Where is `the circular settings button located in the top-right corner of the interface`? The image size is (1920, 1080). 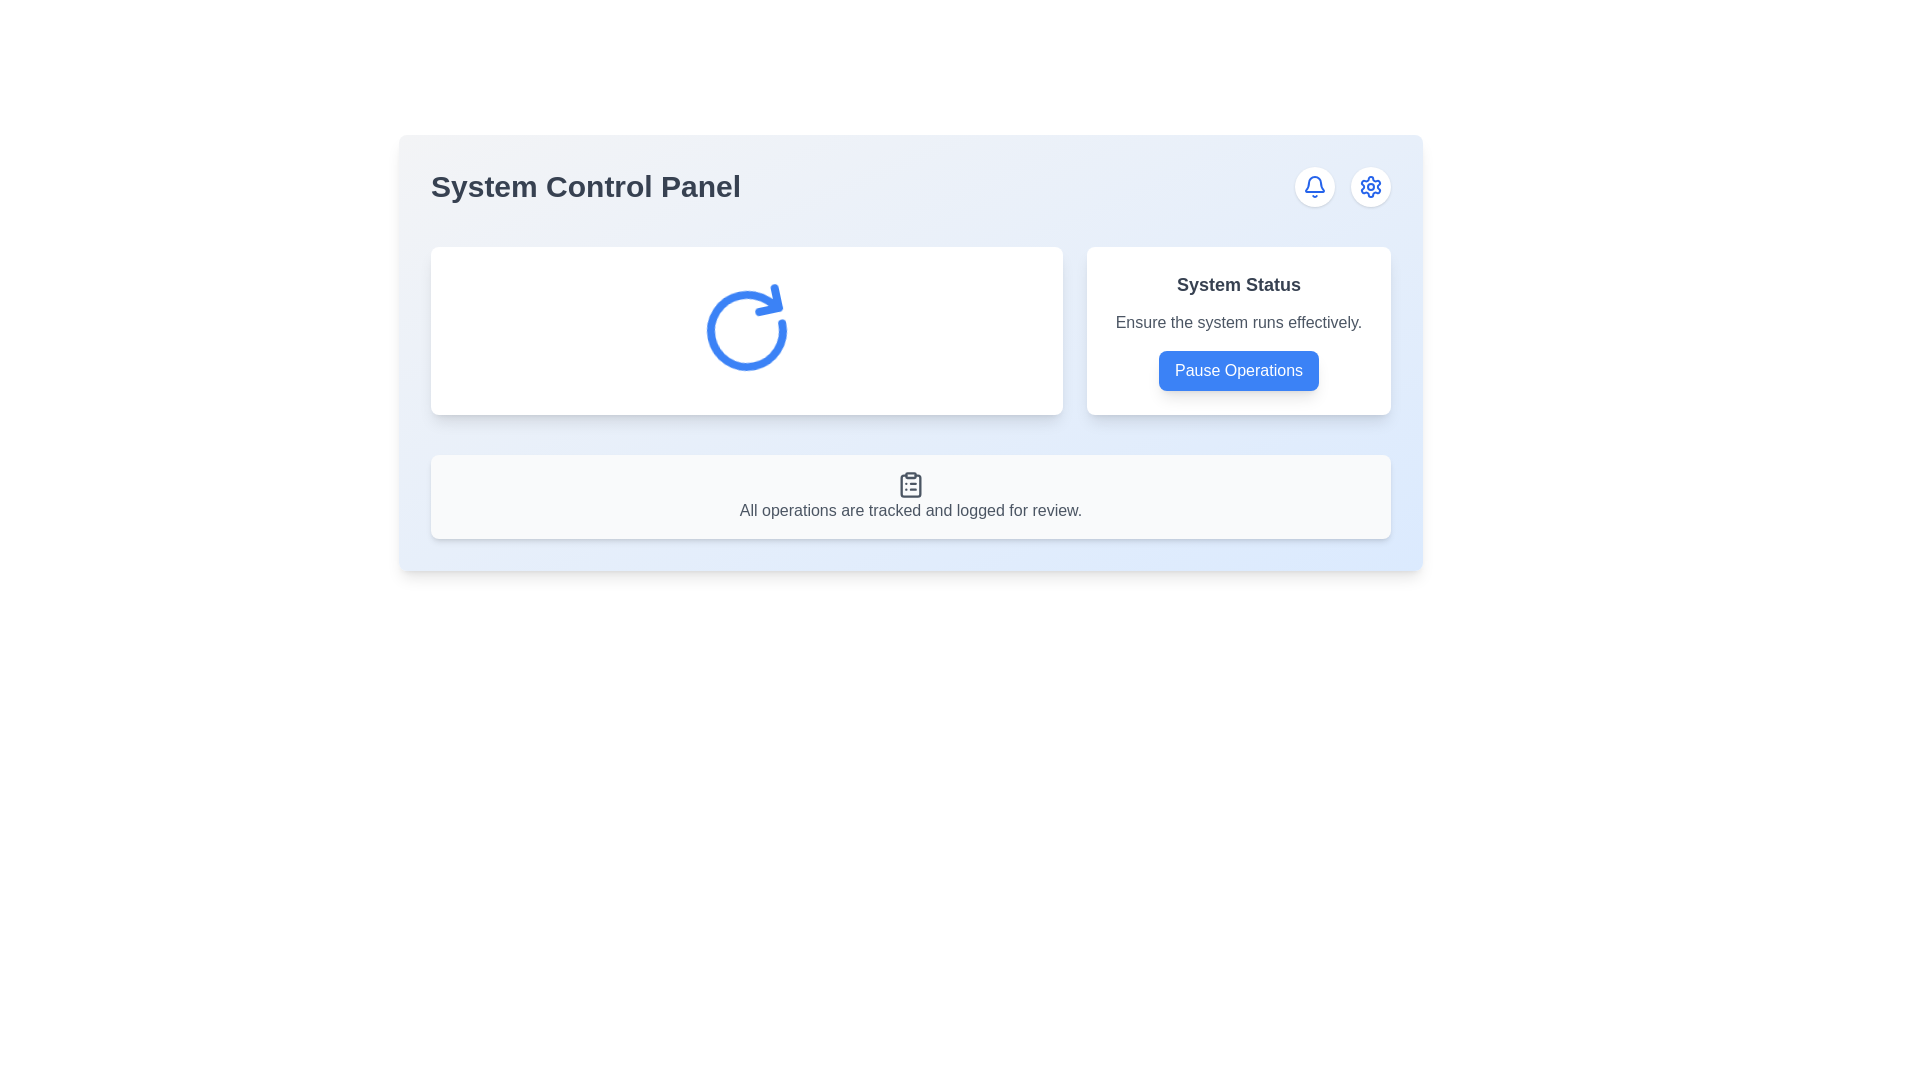
the circular settings button located in the top-right corner of the interface is located at coordinates (1370, 186).